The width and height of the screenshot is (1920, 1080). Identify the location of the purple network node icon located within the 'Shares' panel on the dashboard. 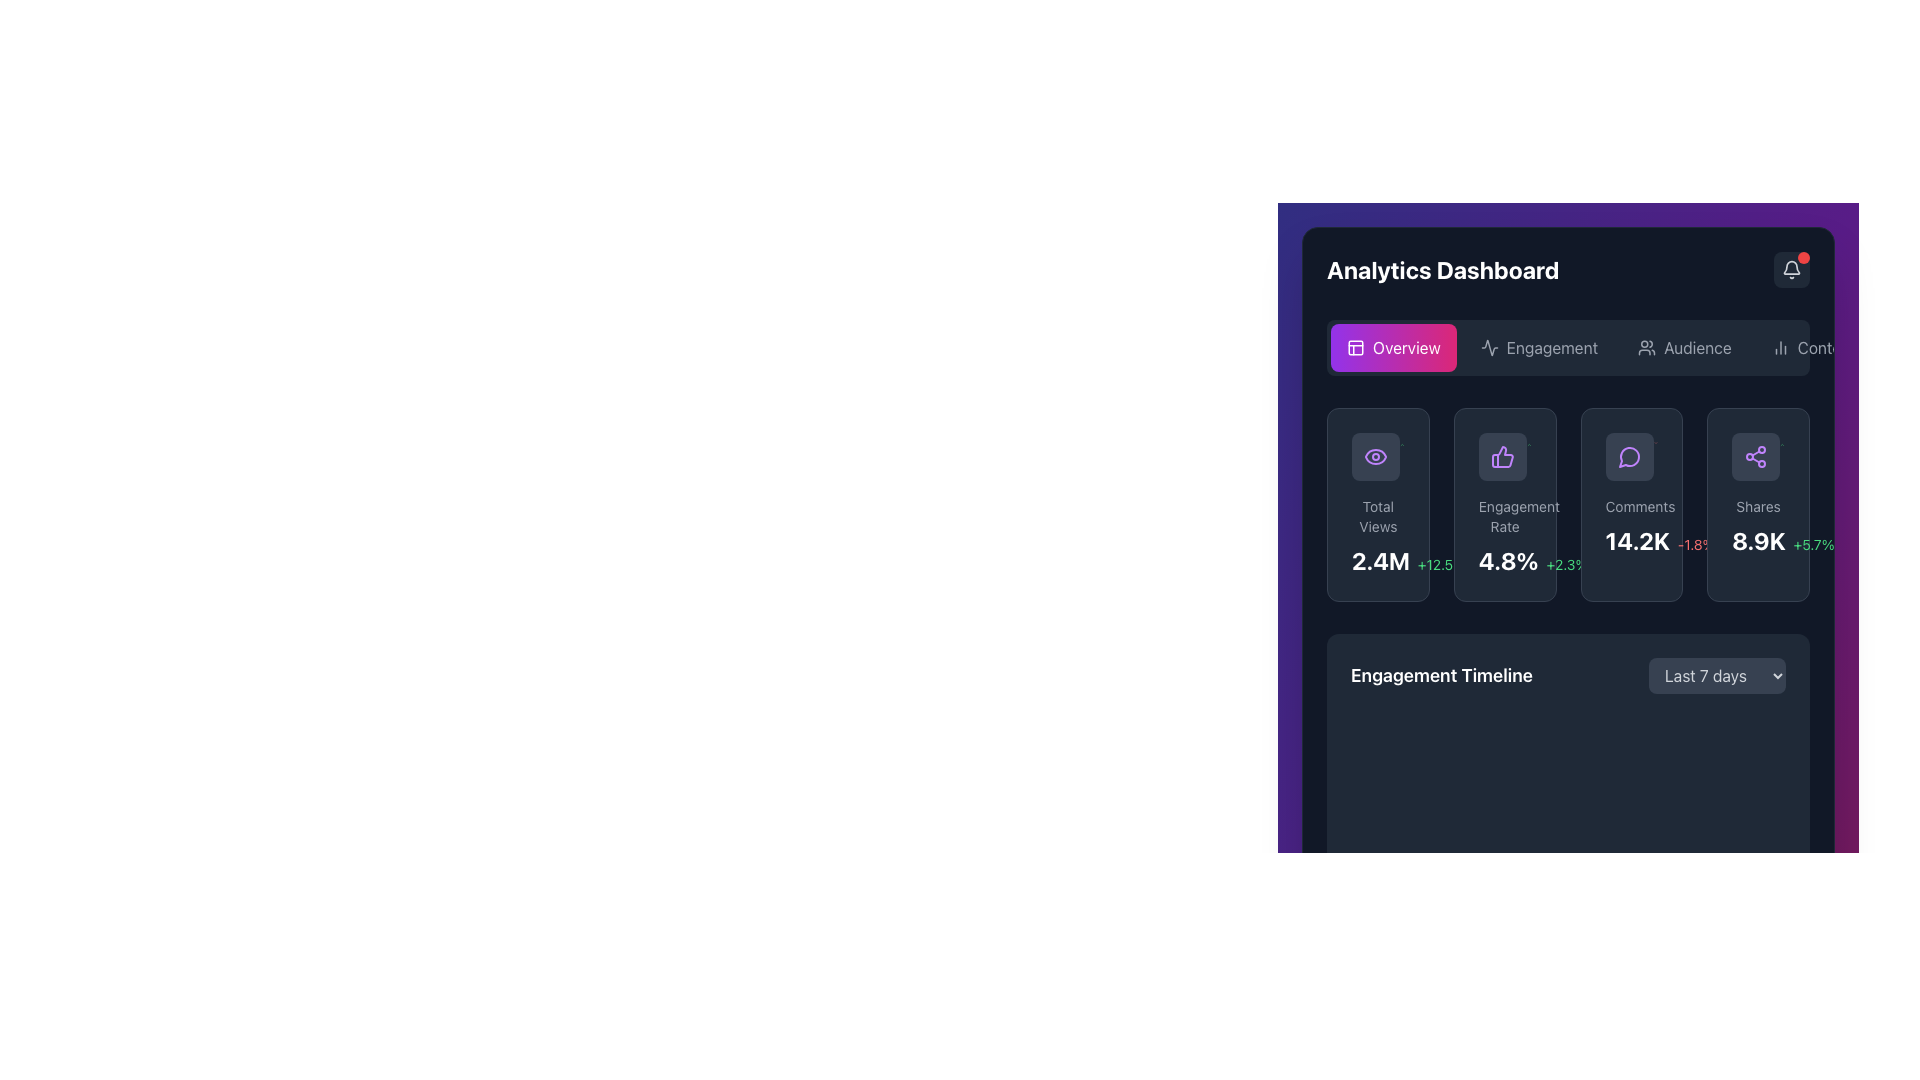
(1757, 456).